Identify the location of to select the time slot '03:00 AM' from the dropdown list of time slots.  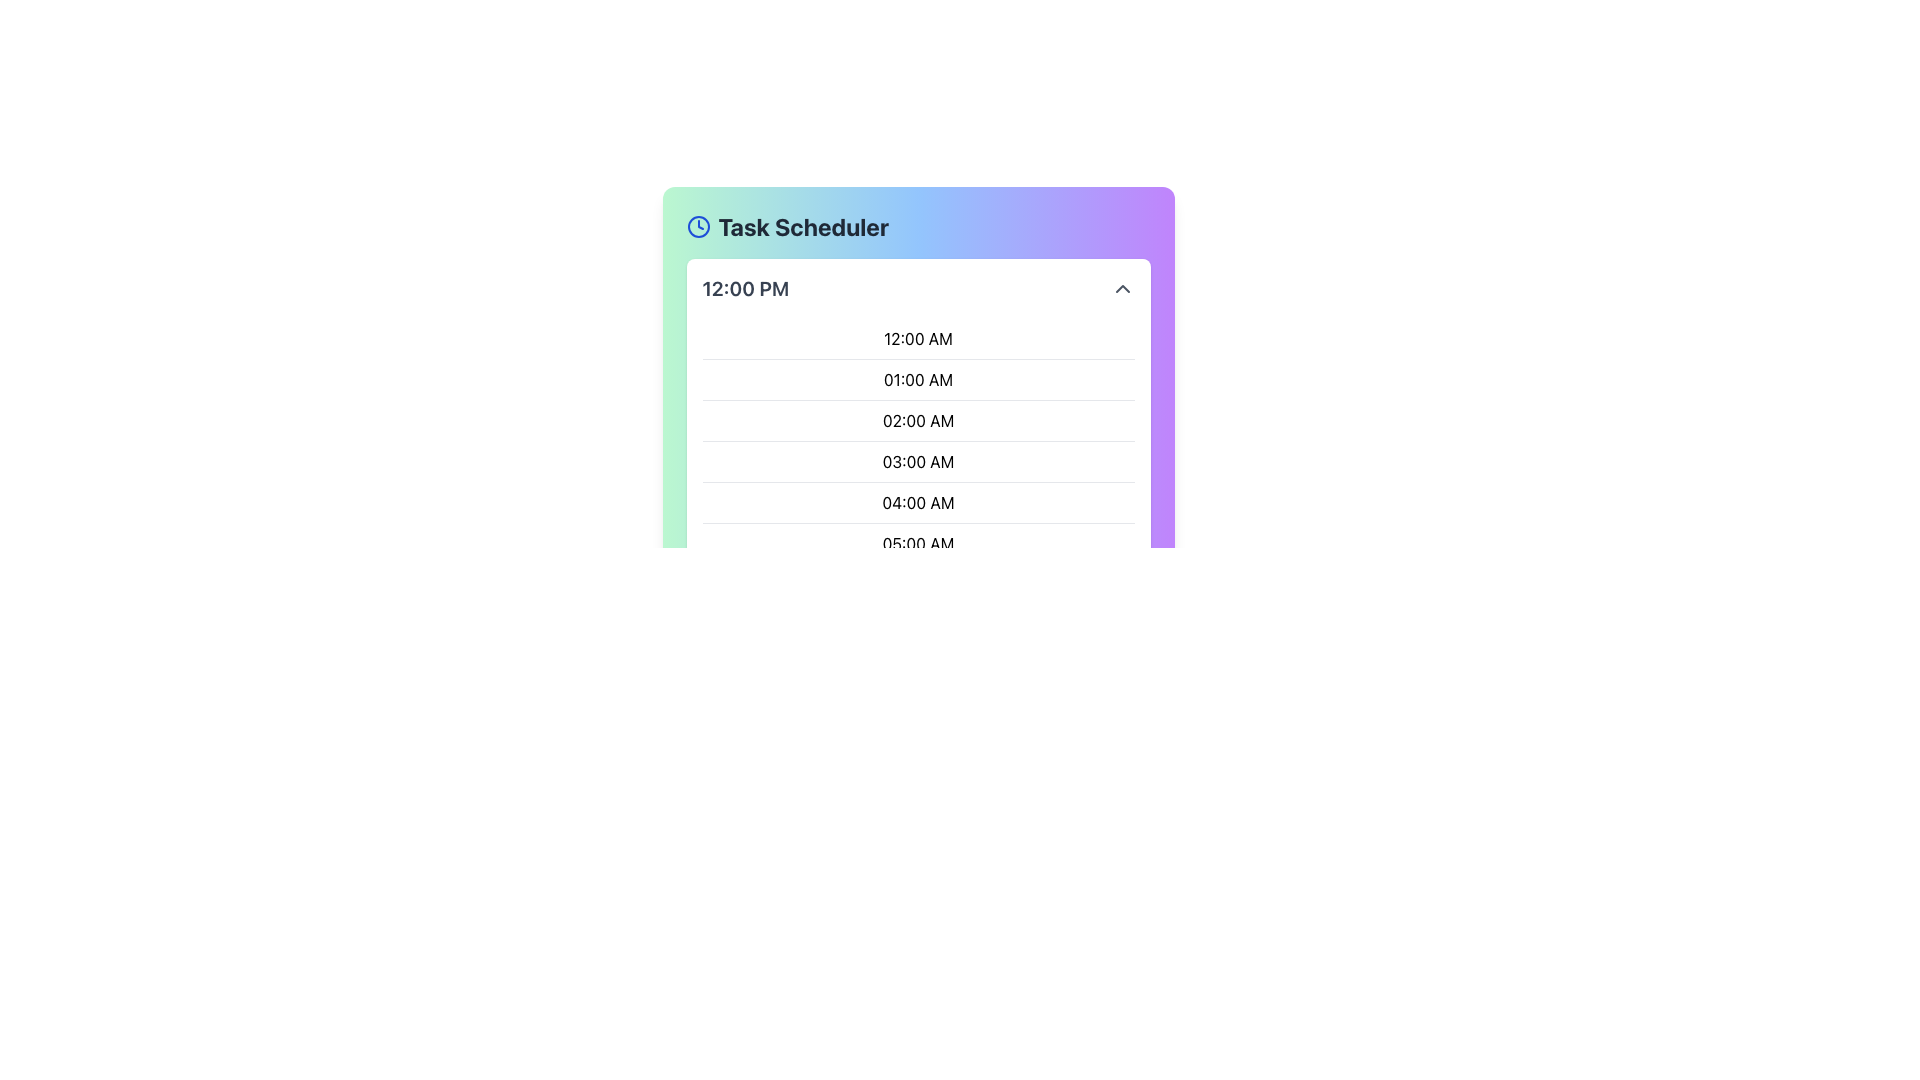
(917, 461).